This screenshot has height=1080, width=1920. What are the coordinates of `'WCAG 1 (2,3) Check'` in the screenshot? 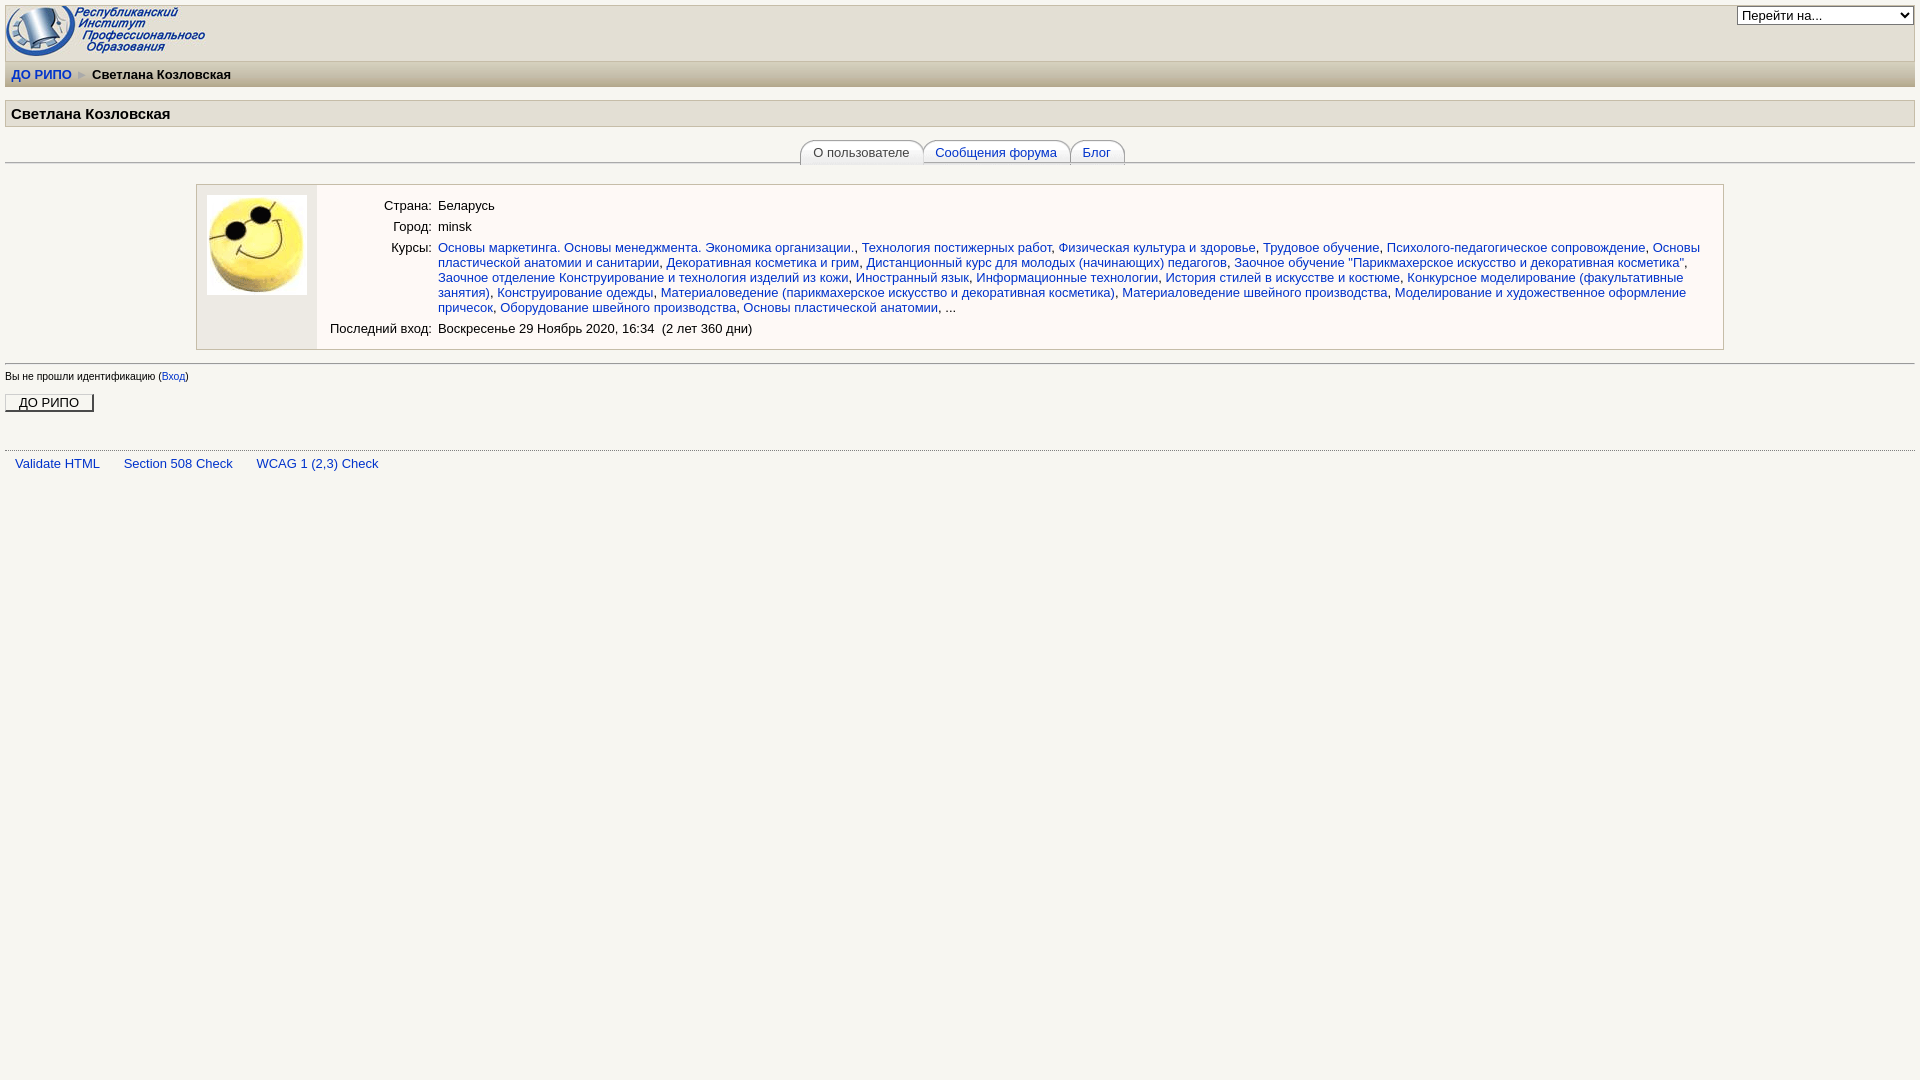 It's located at (315, 463).